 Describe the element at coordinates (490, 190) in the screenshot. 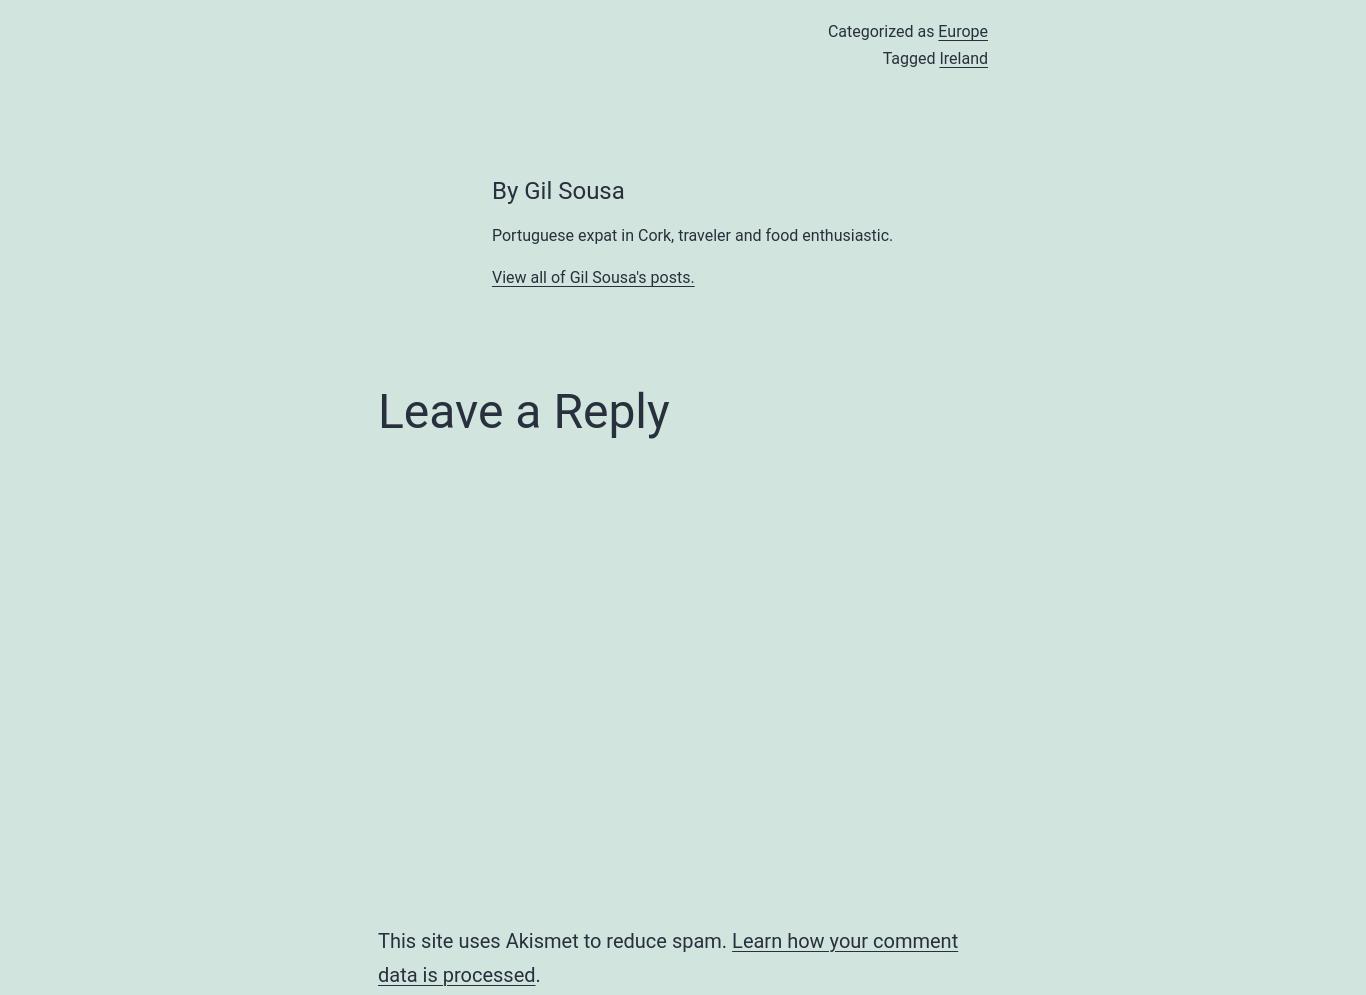

I see `'By Gil Sousa'` at that location.